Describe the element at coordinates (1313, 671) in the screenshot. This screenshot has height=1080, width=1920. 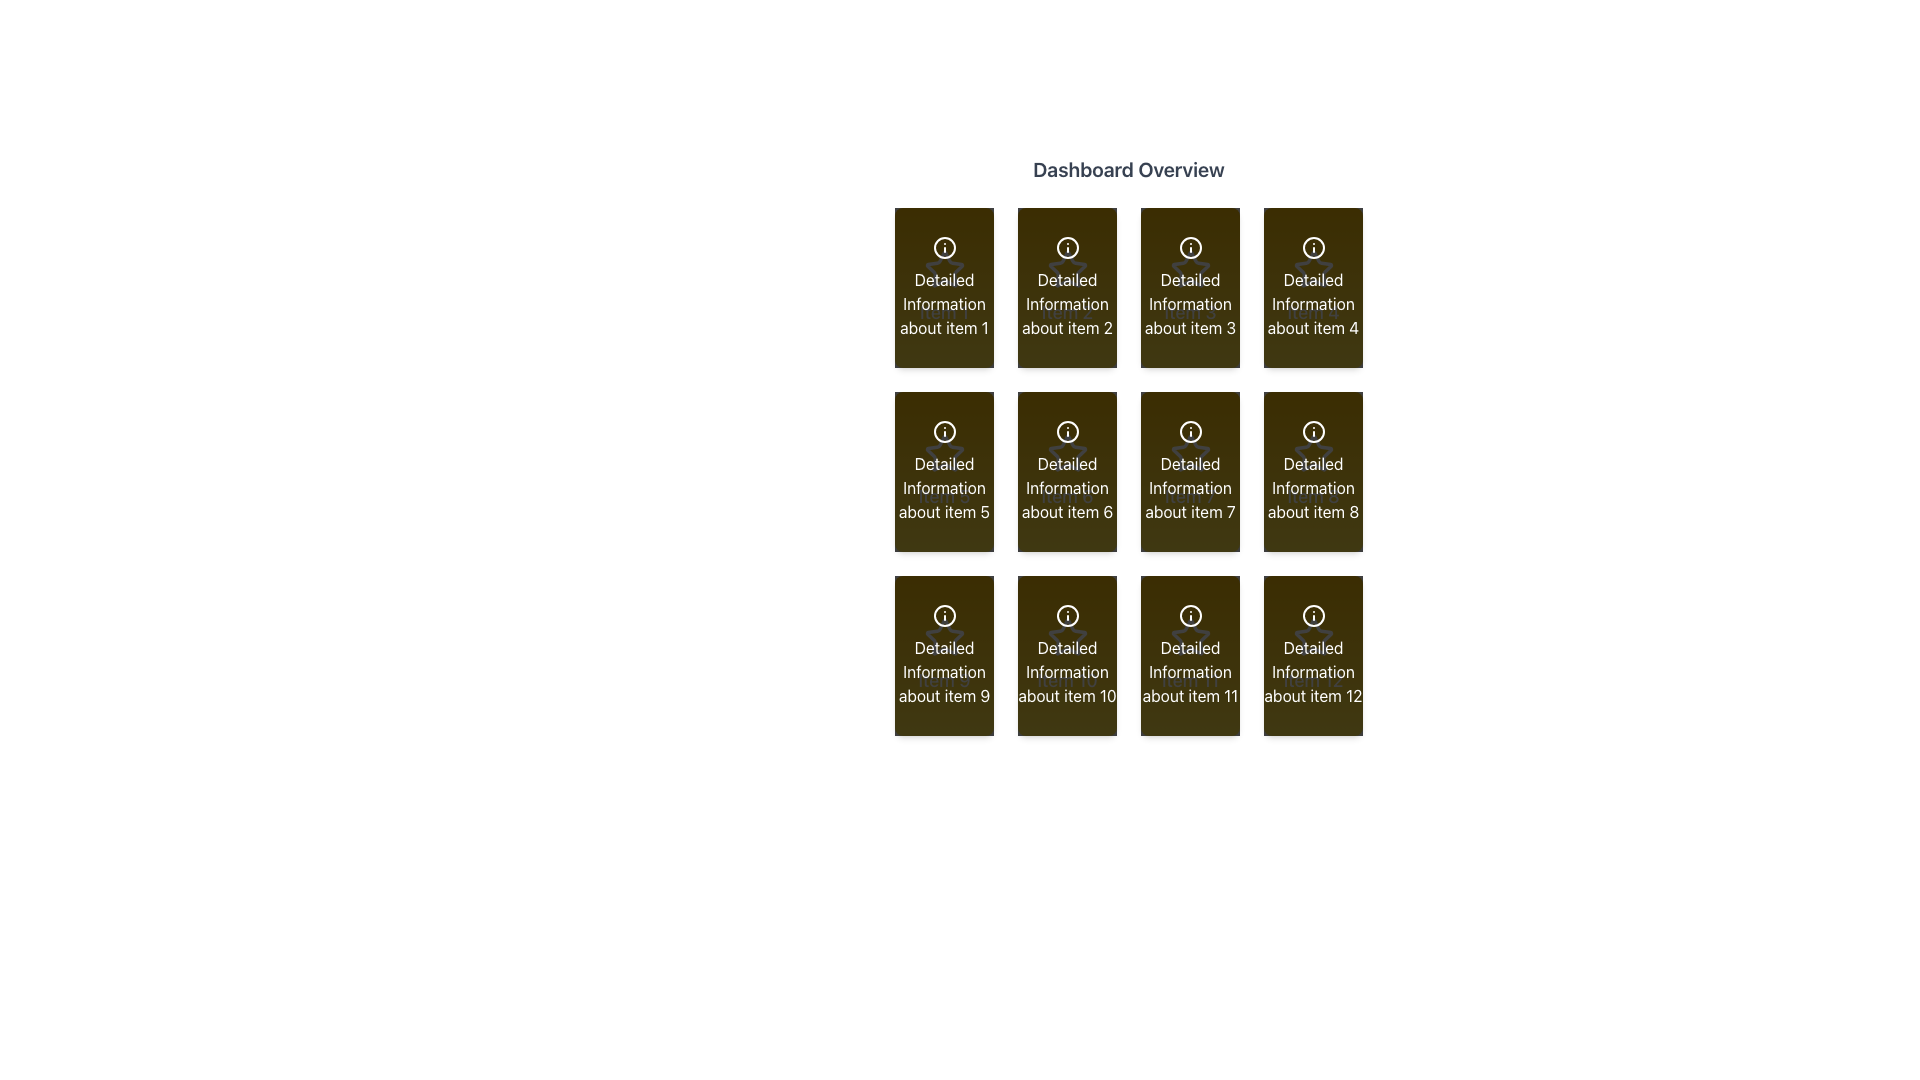
I see `the Text Label that provides detailed information about item 12, located in the fourth row, last column of the grid` at that location.